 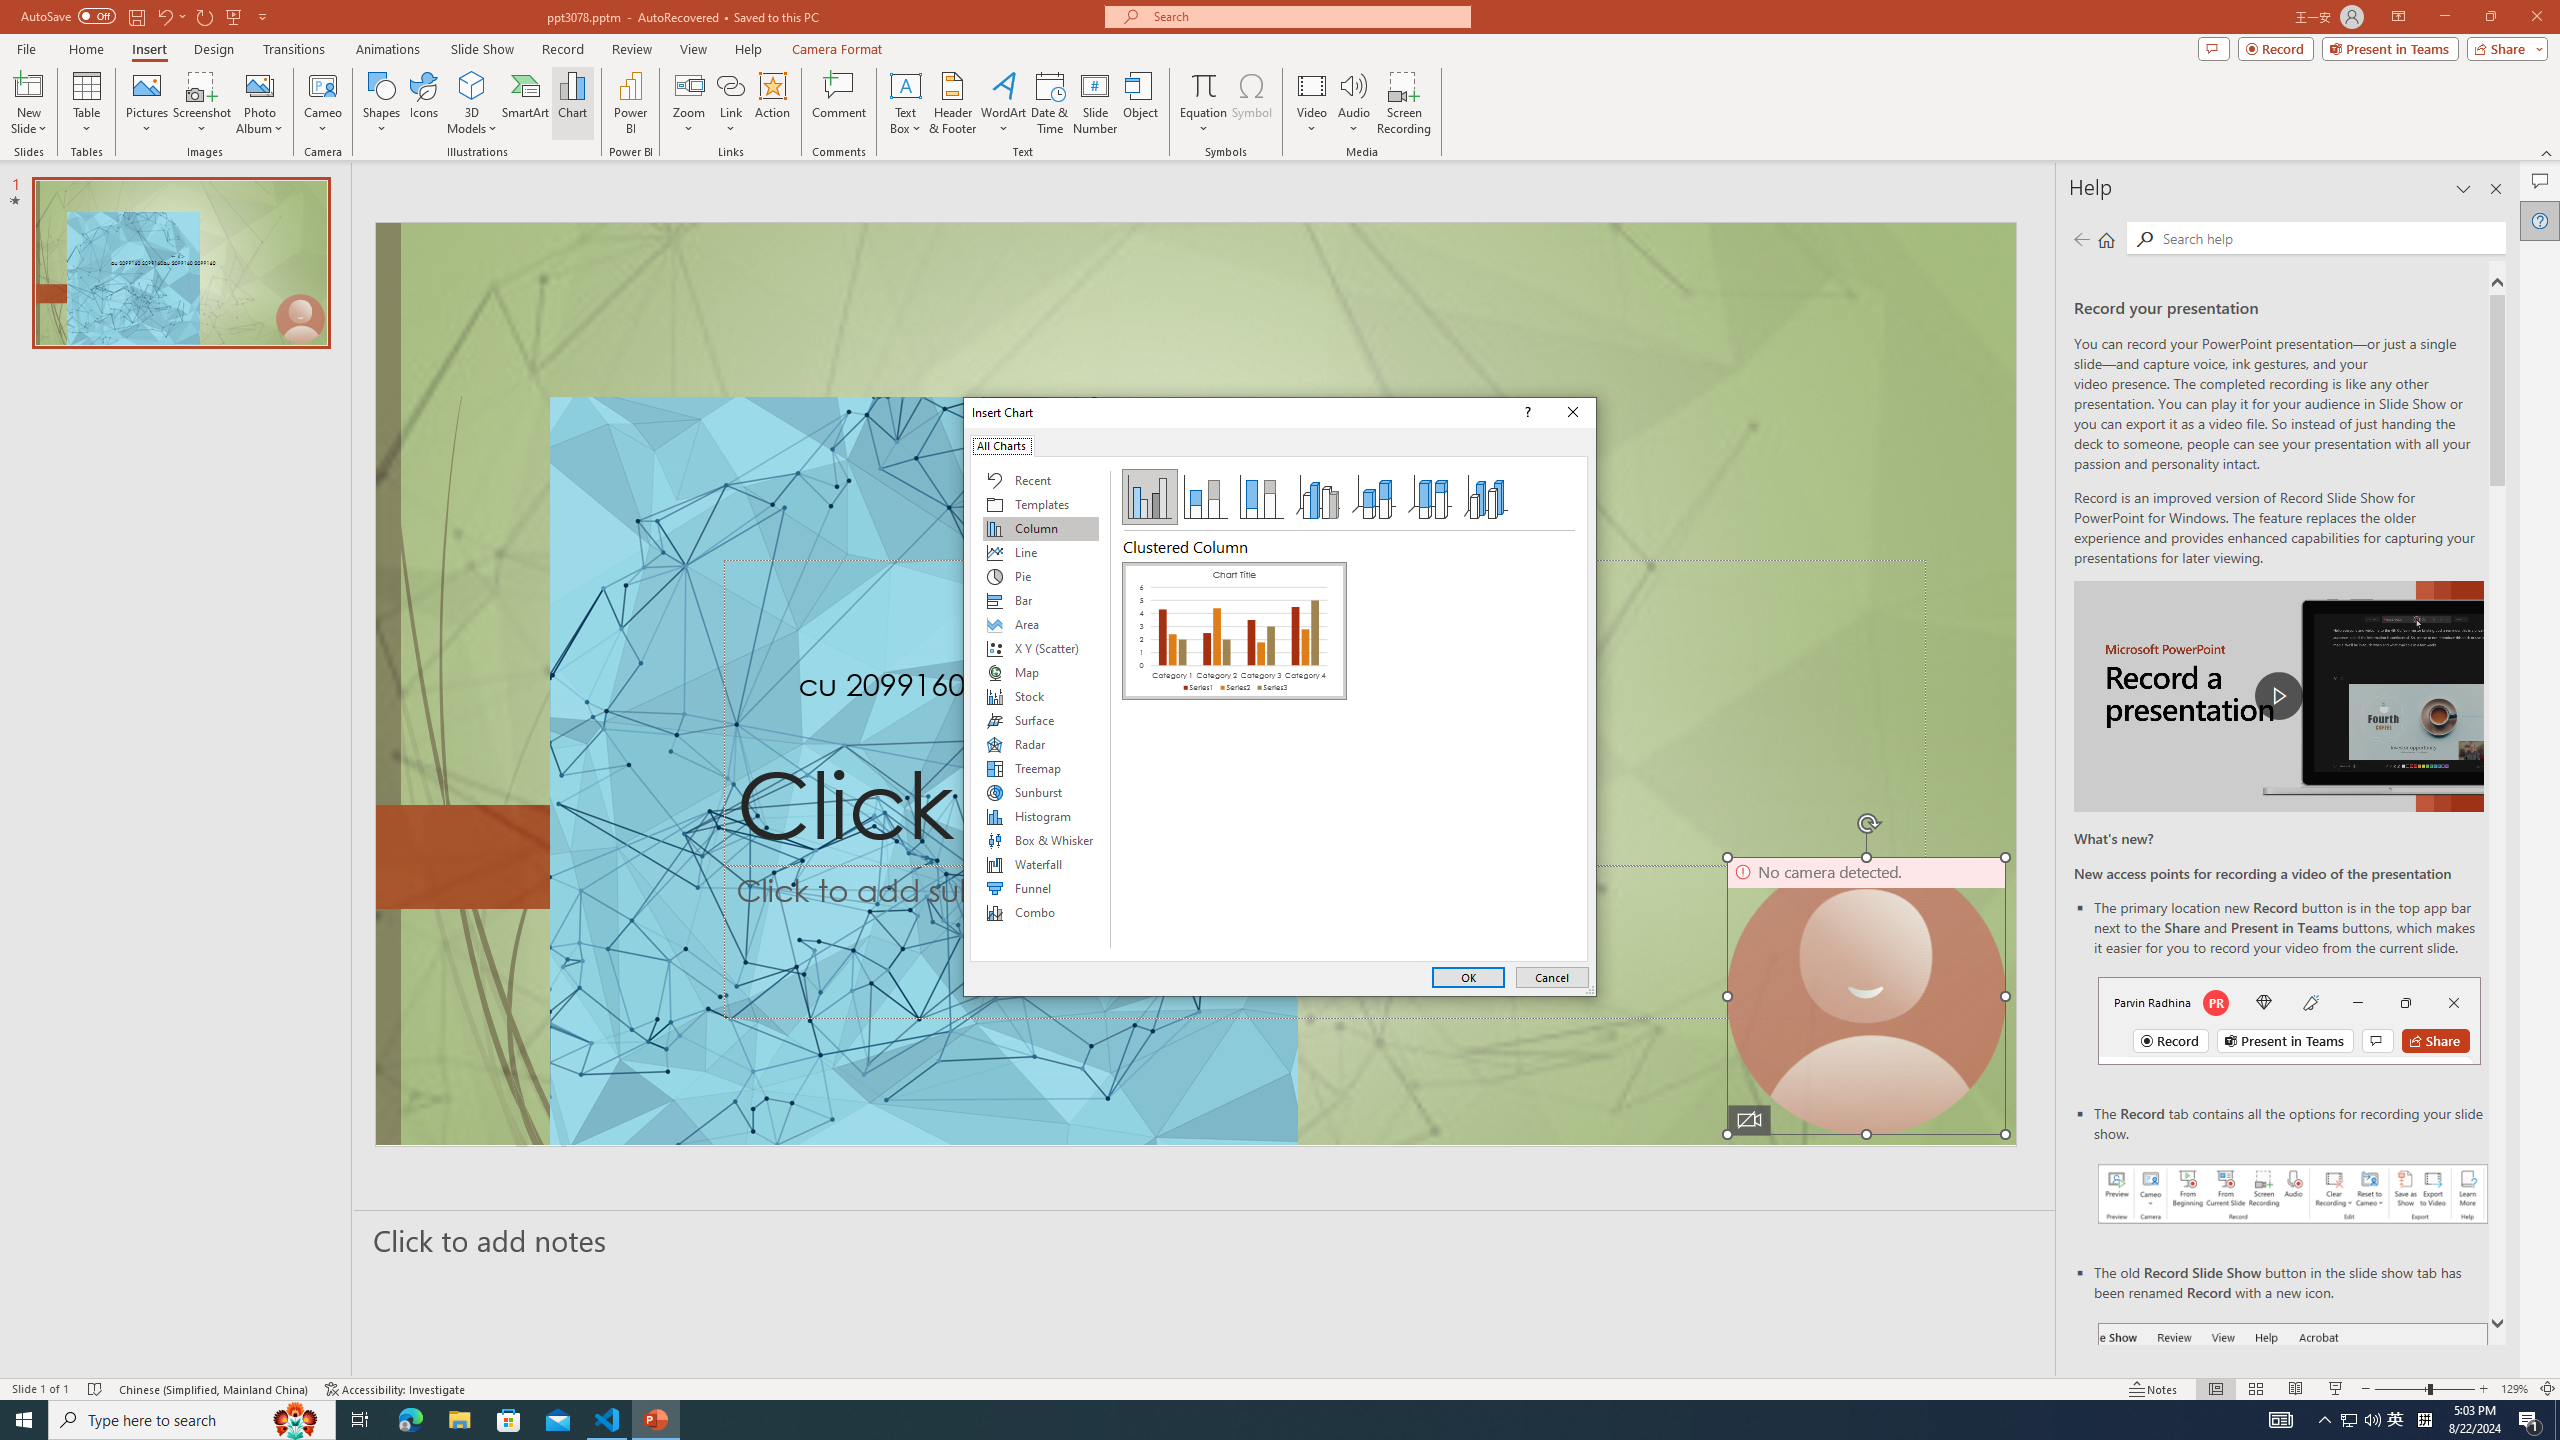 What do you see at coordinates (1430, 497) in the screenshot?
I see `'3-D 100% Stacked Column'` at bounding box center [1430, 497].